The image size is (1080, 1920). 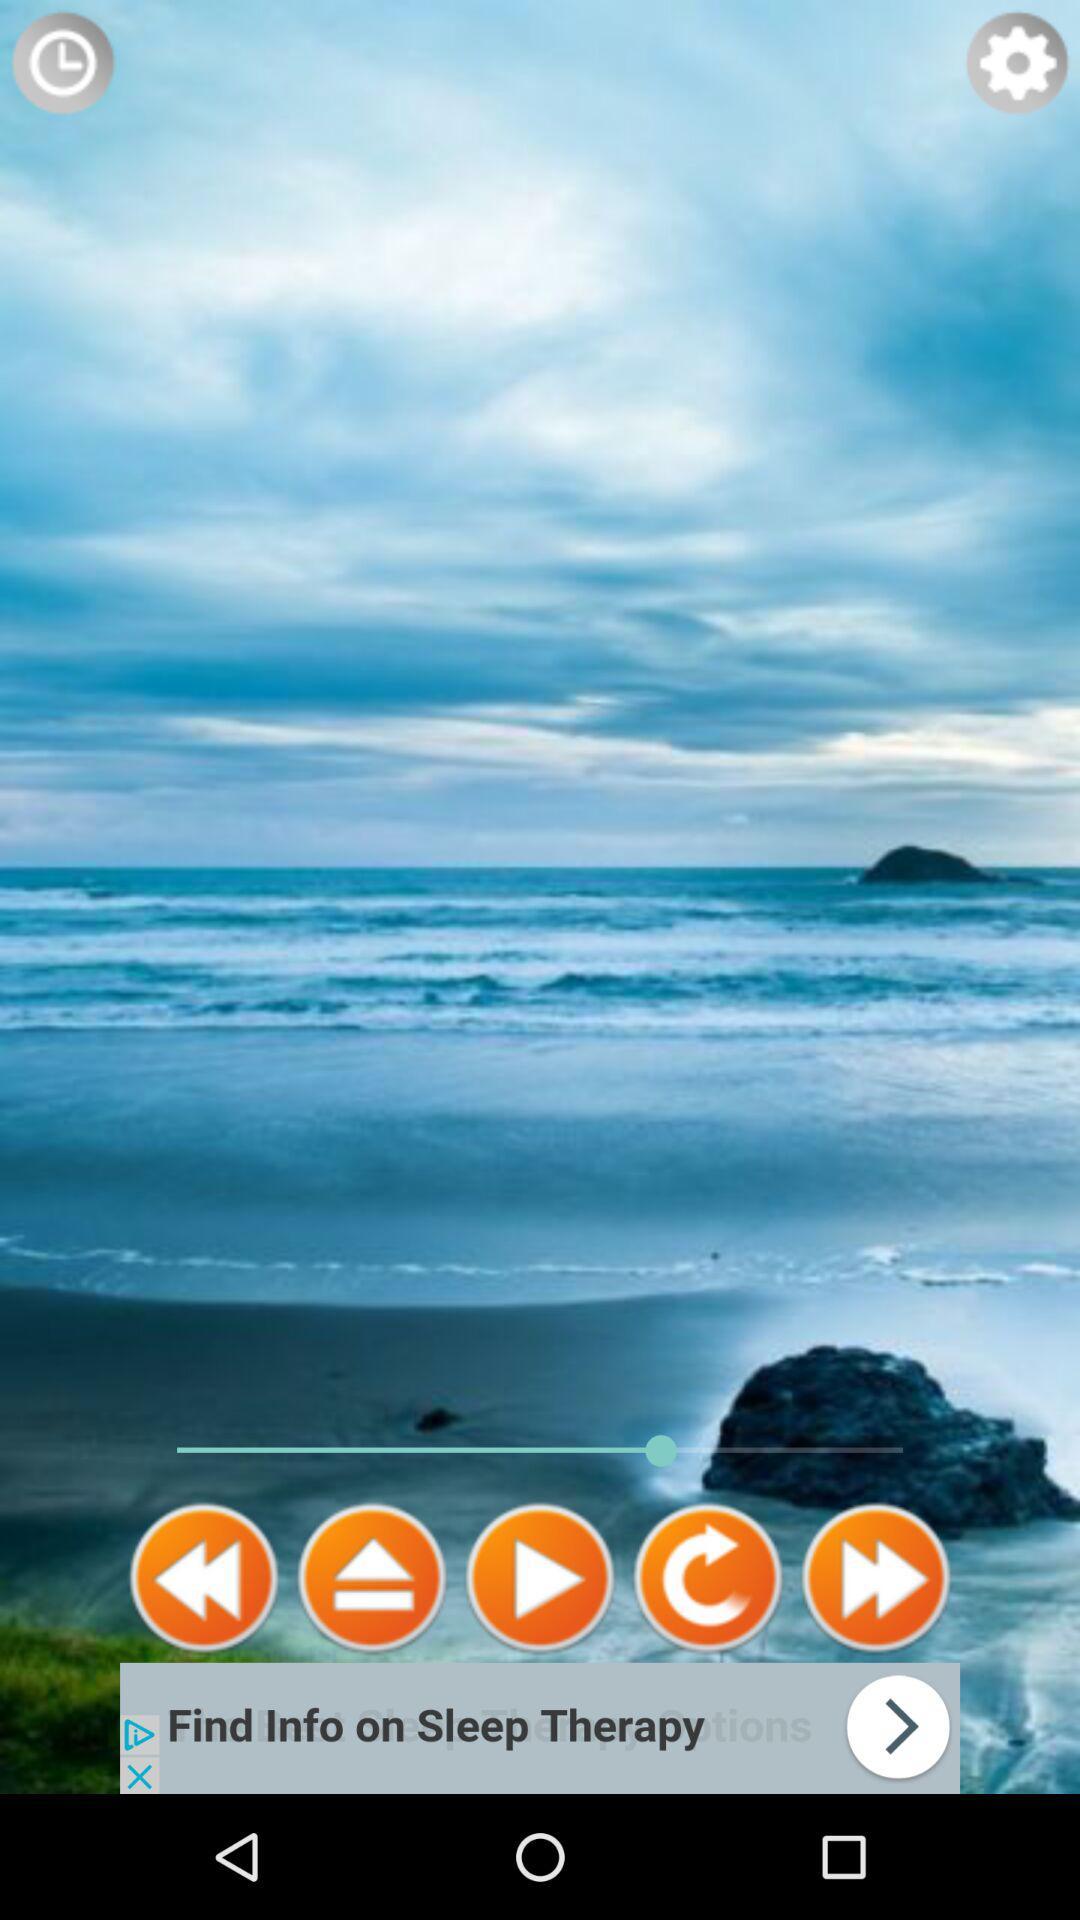 What do you see at coordinates (540, 1727) in the screenshot?
I see `link to advertisement` at bounding box center [540, 1727].